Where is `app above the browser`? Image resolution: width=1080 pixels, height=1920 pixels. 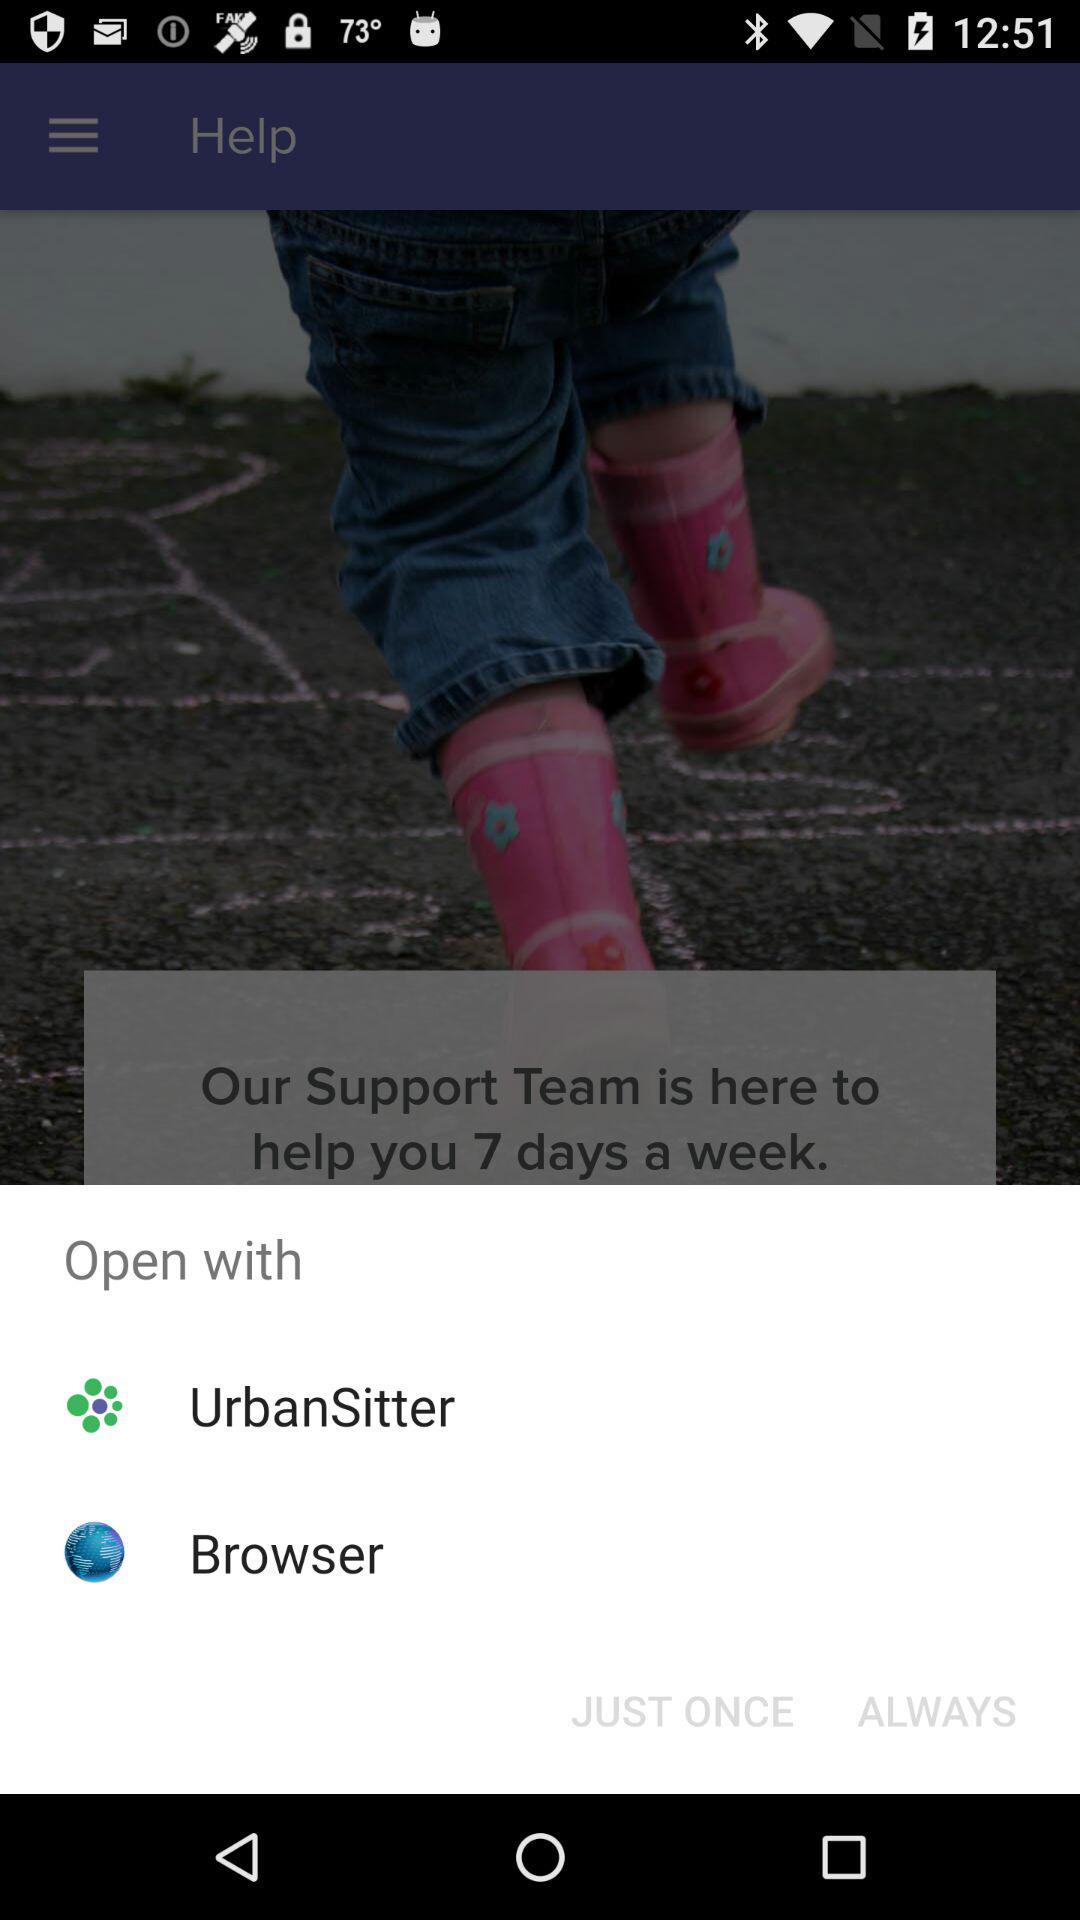 app above the browser is located at coordinates (321, 1404).